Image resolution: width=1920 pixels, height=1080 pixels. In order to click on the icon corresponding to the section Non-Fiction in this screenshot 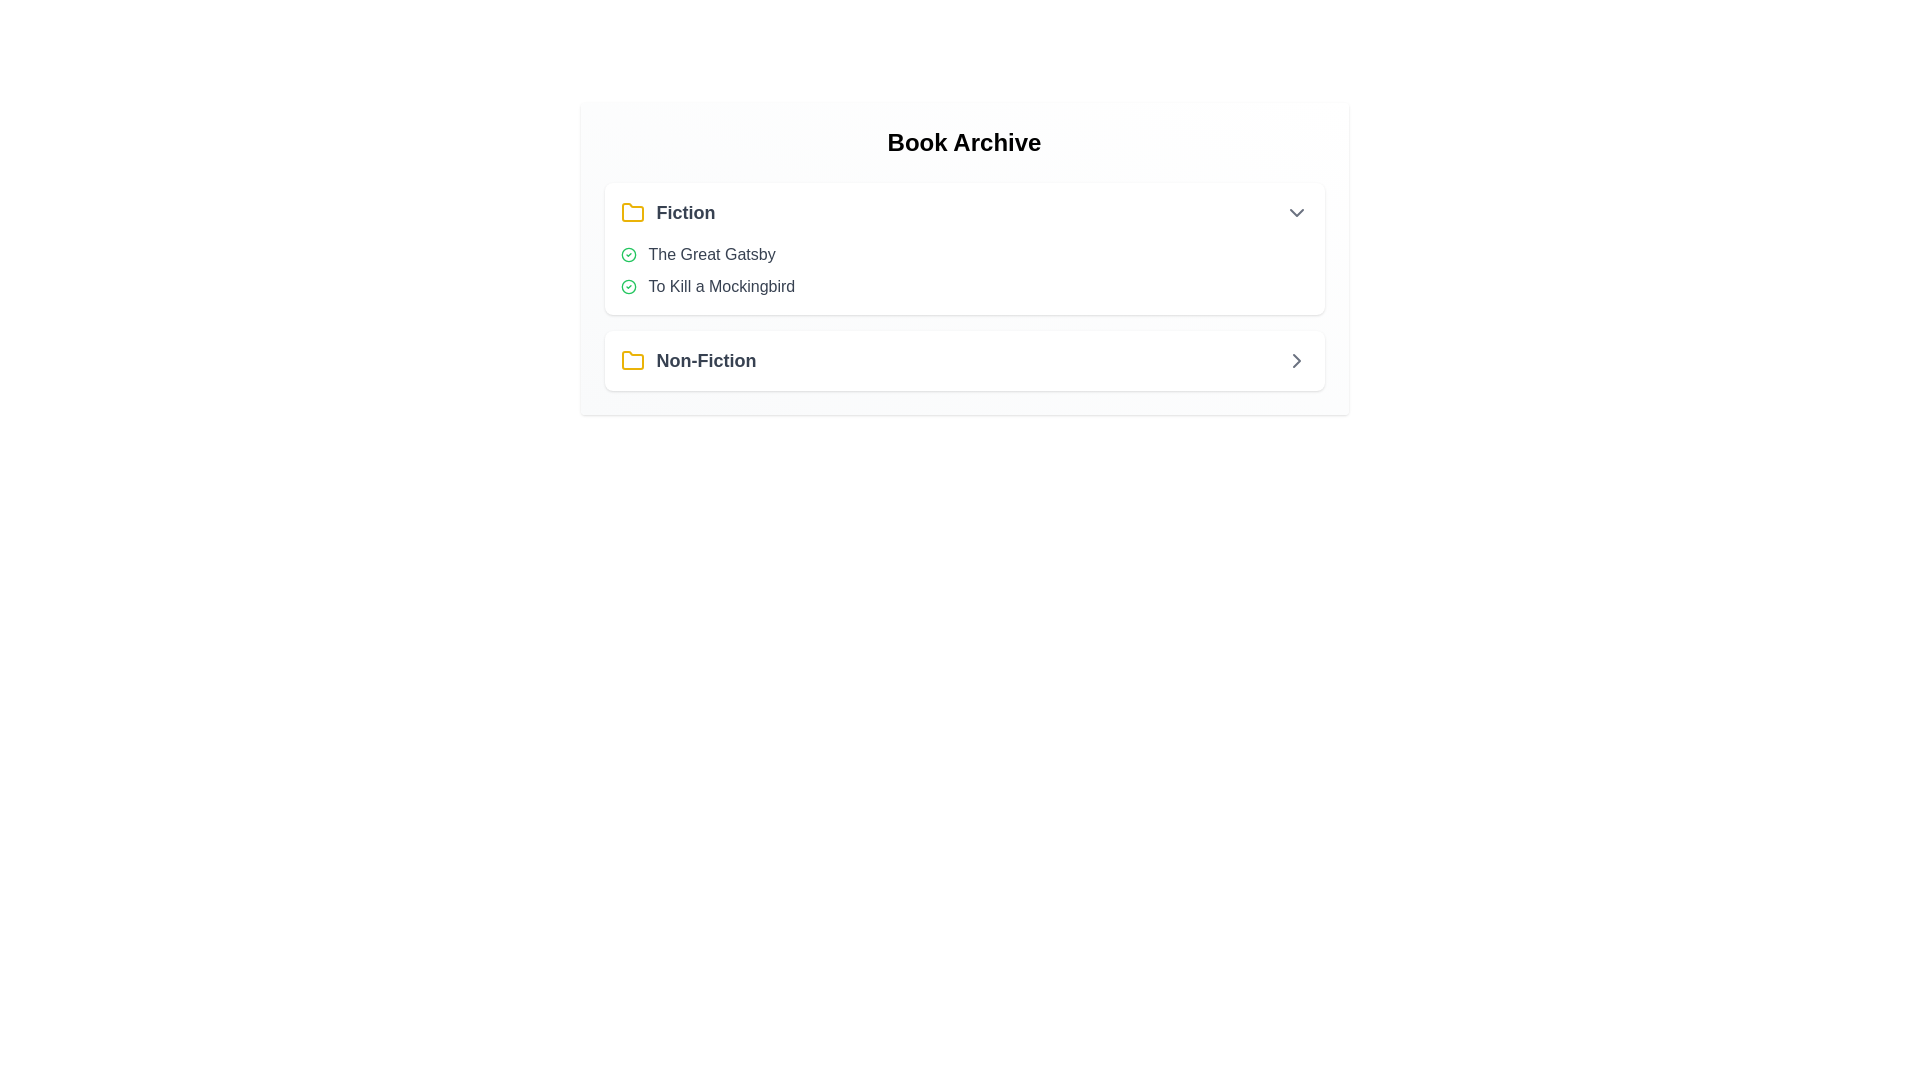, I will do `click(631, 361)`.